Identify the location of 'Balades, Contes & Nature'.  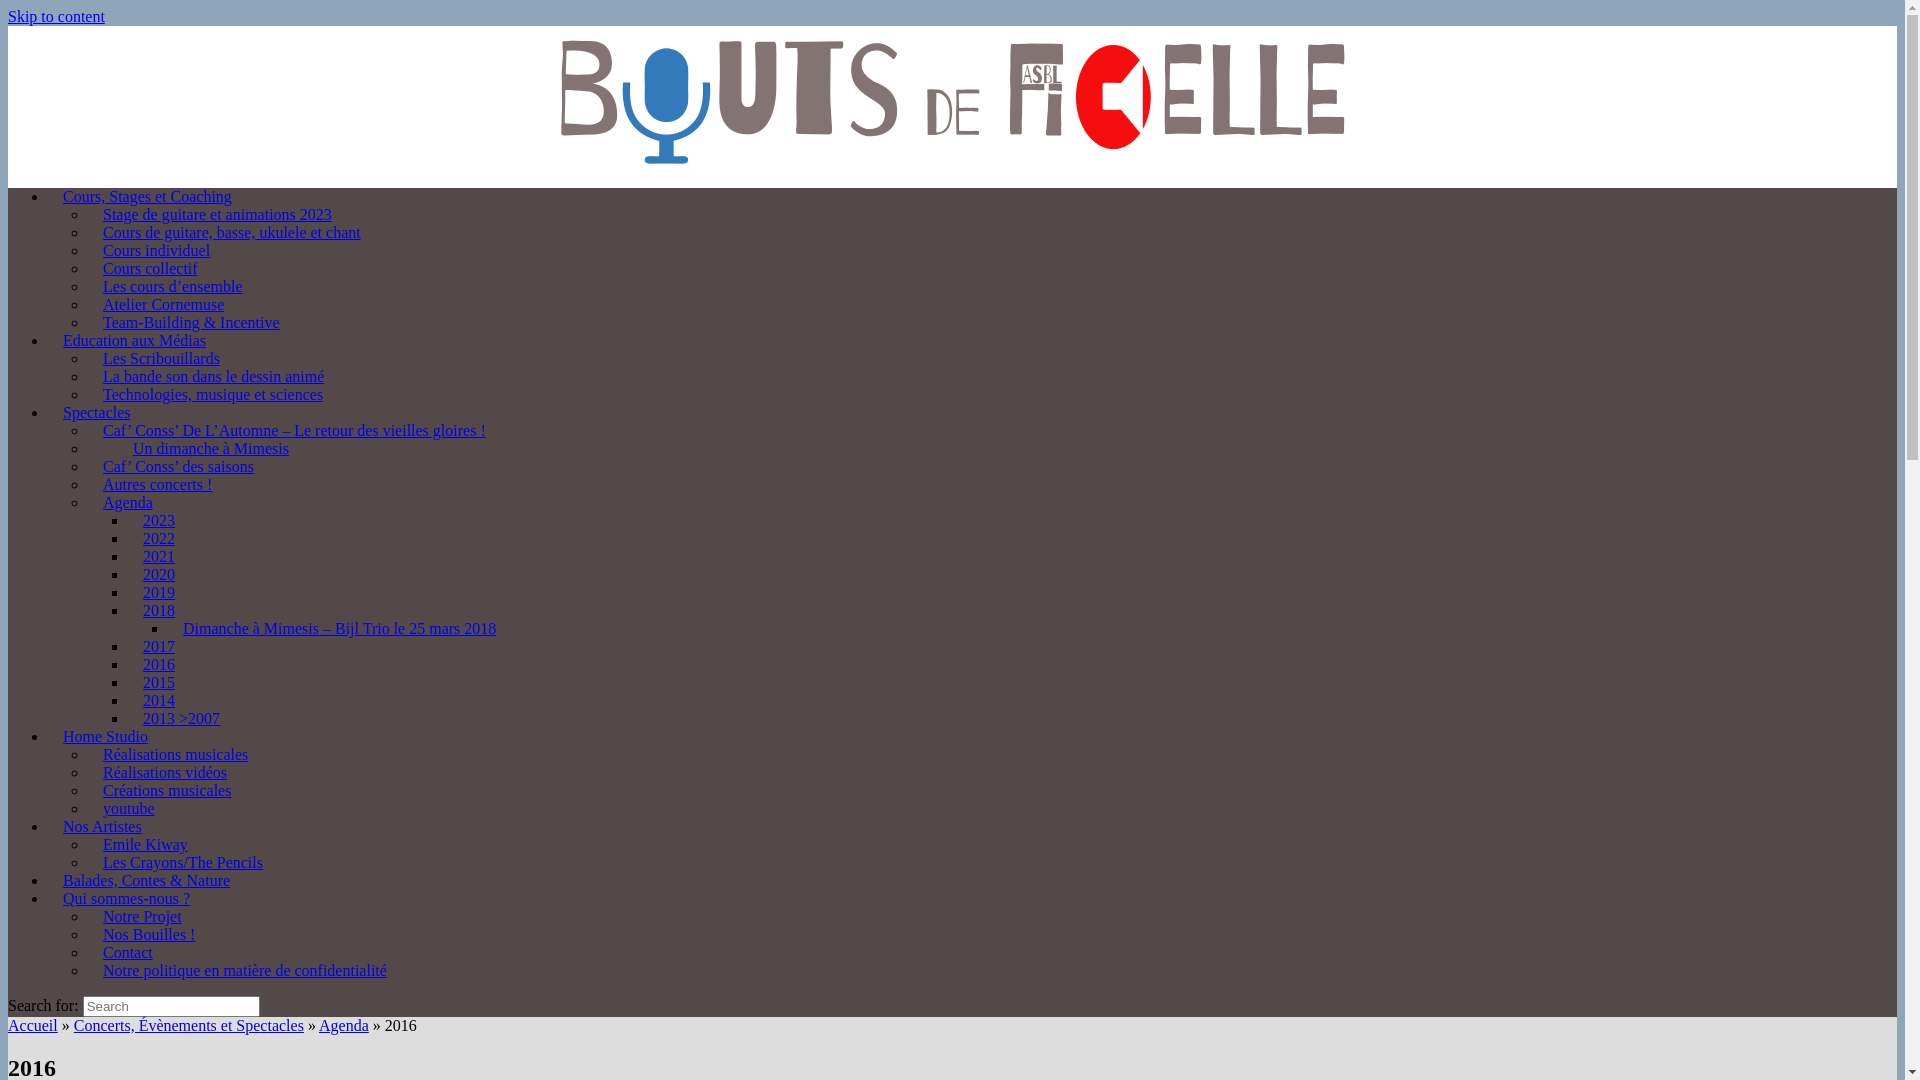
(48, 879).